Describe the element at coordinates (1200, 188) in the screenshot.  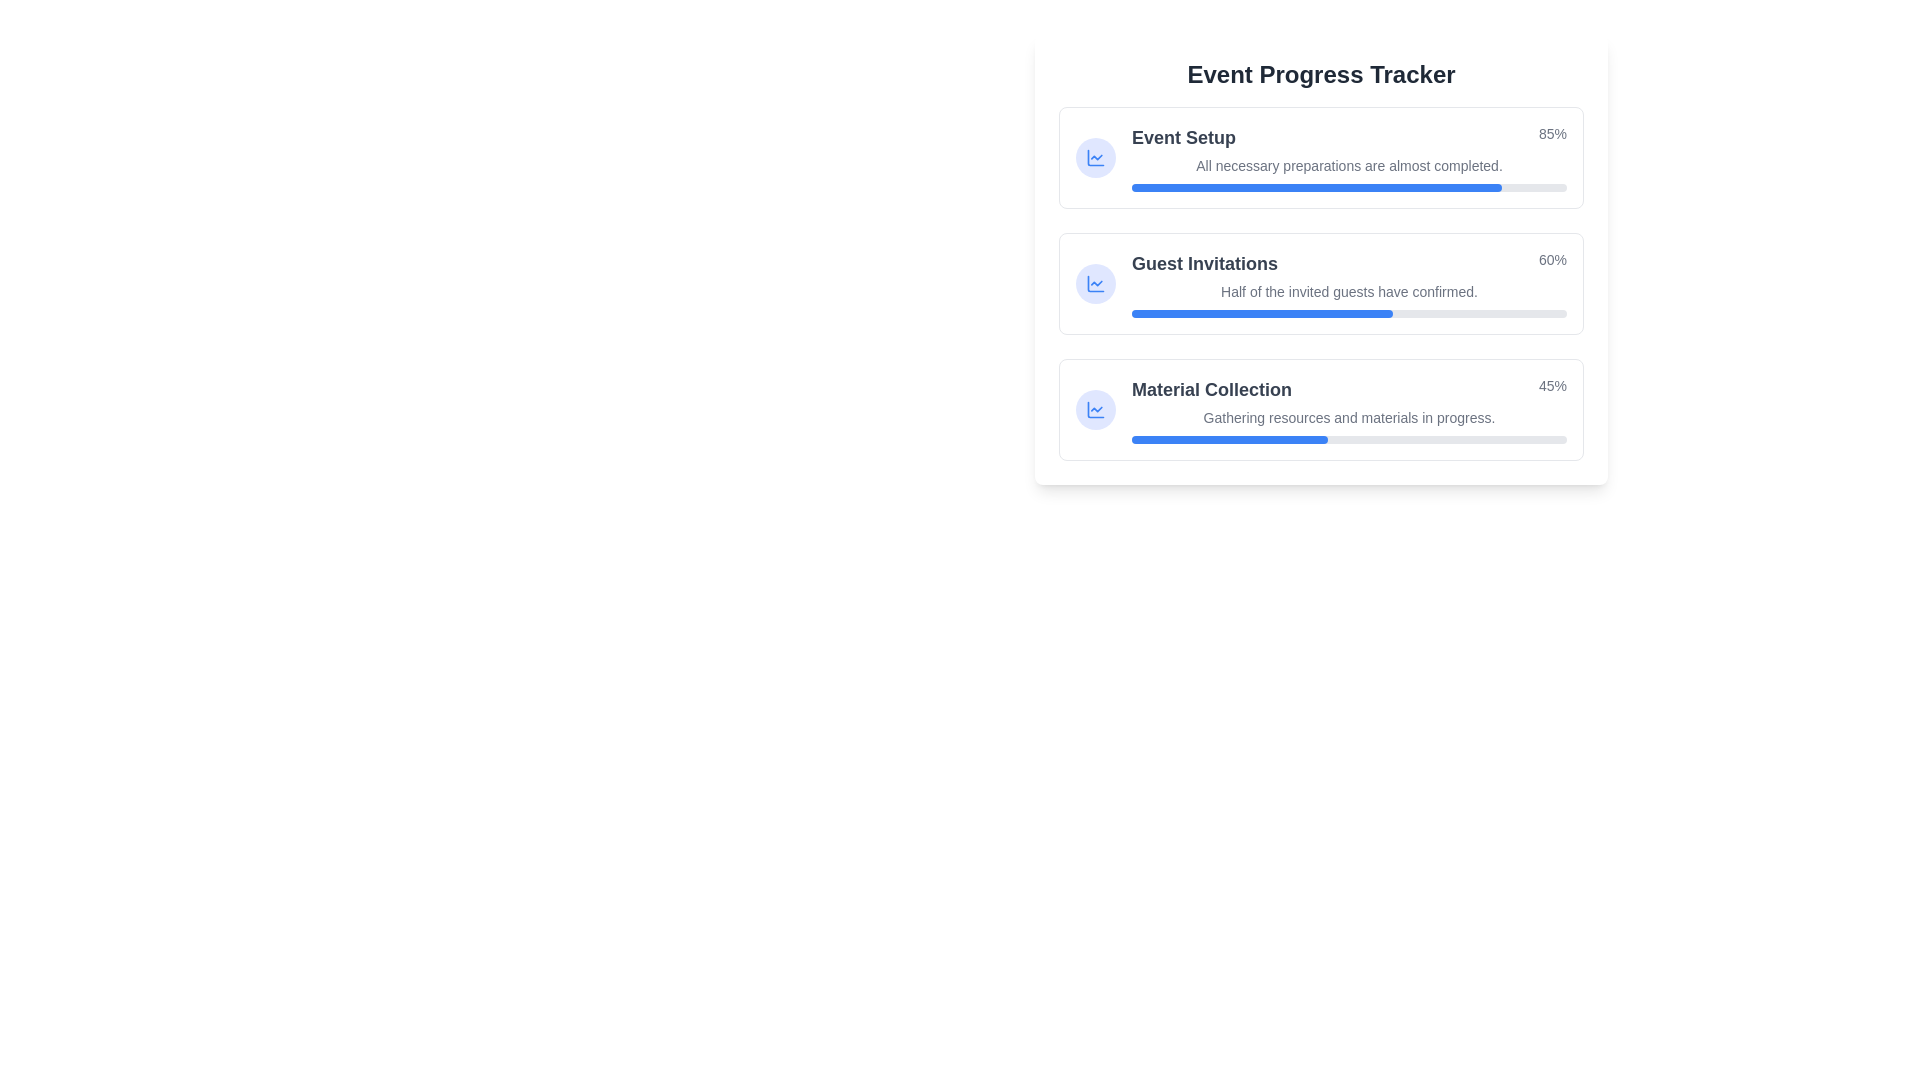
I see `the progress of the bar` at that location.